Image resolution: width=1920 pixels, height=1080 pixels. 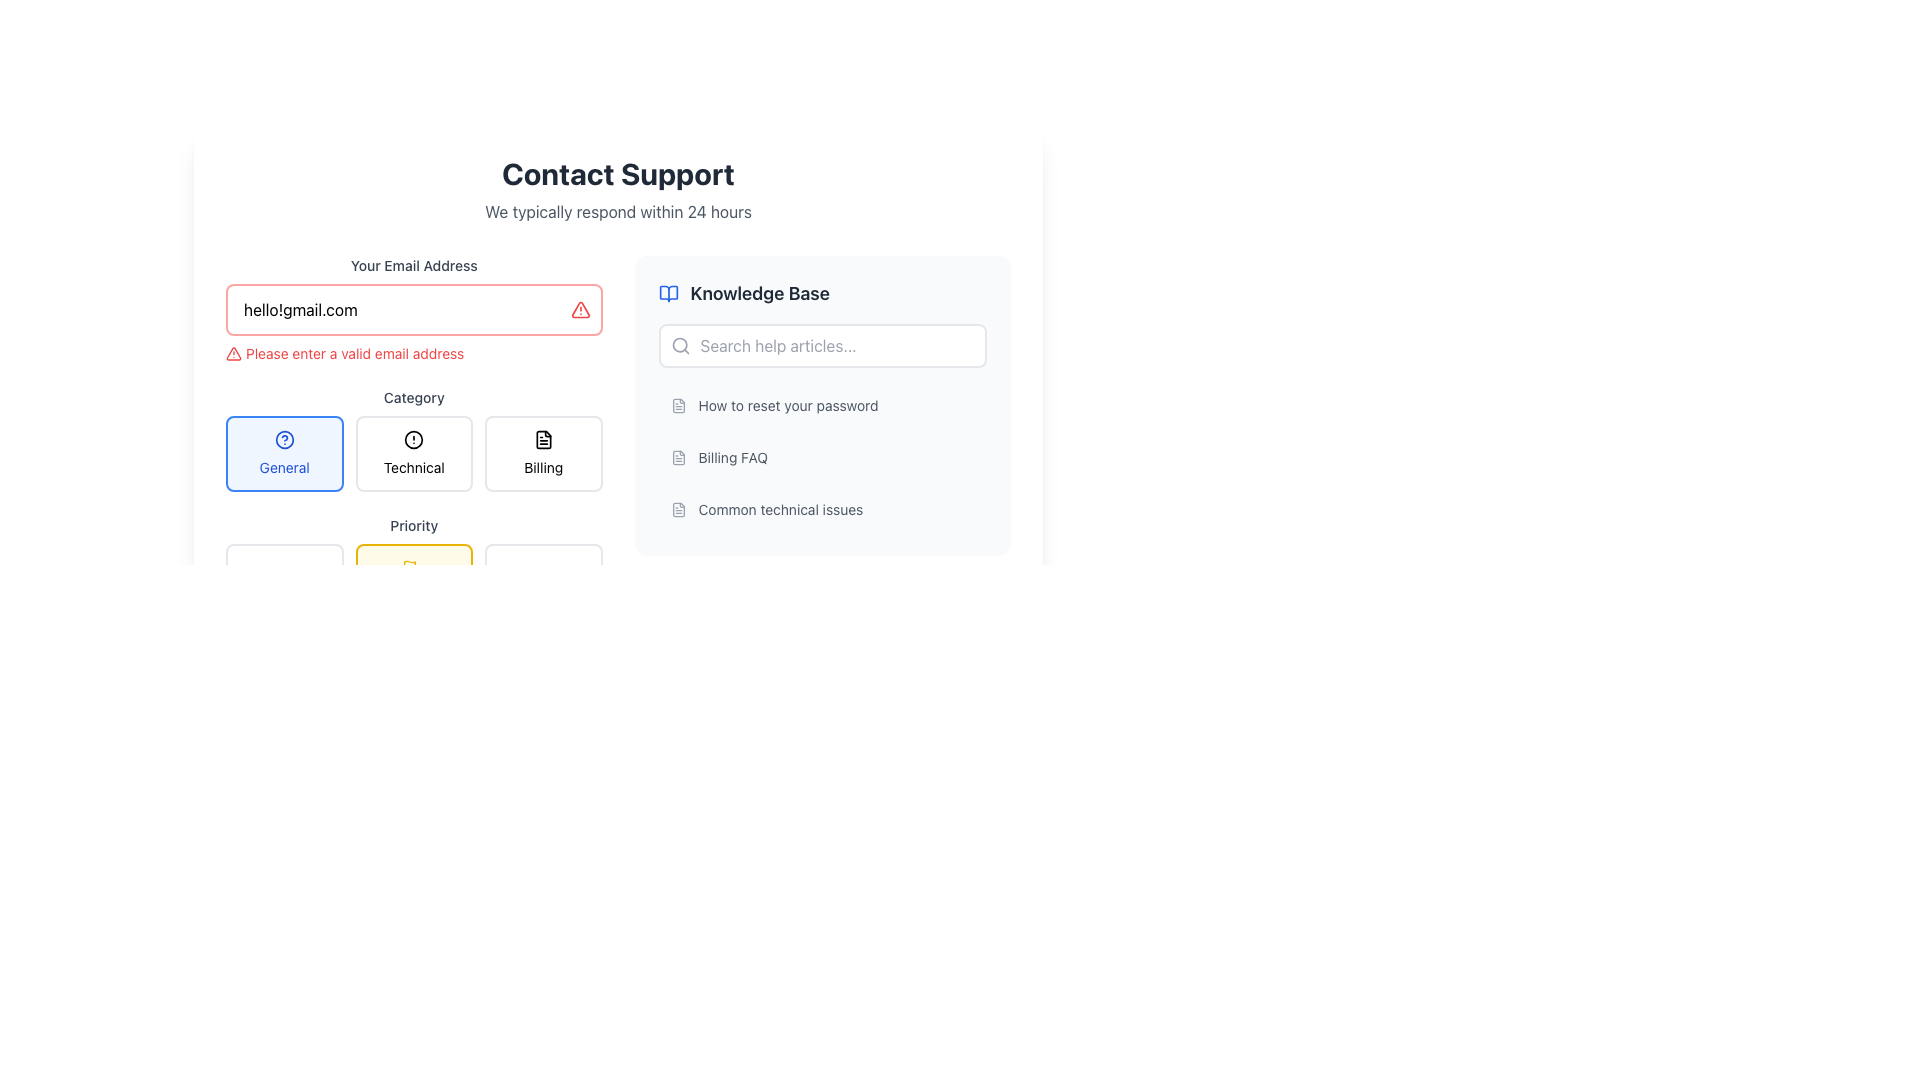 What do you see at coordinates (413, 467) in the screenshot?
I see `the text label 'Technical' located in the middle card of the 'Category' section, below an icon element` at bounding box center [413, 467].